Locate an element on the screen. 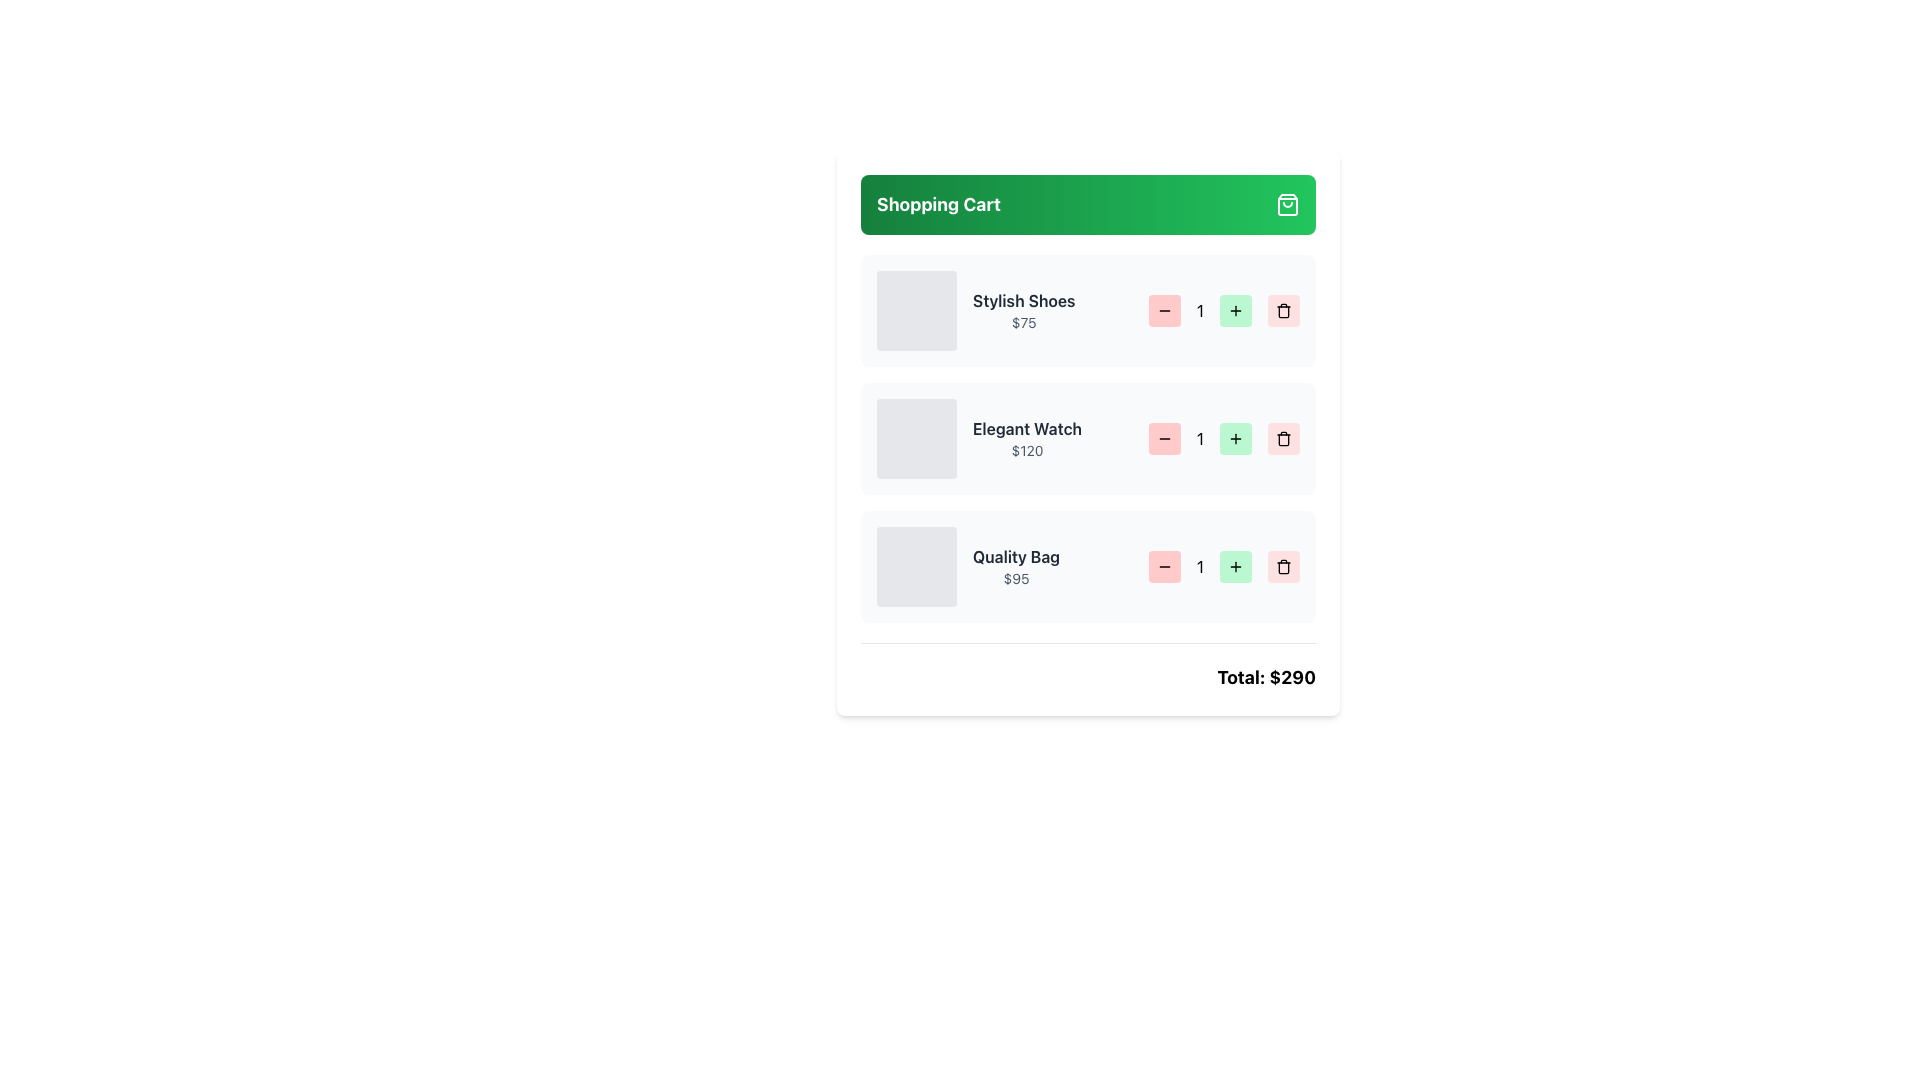  the green rounded button with a plus symbol inside, located in the middle of the horizontal row of controls on the 'Quality Bag' product card, to increase the quantity is located at coordinates (1223, 567).